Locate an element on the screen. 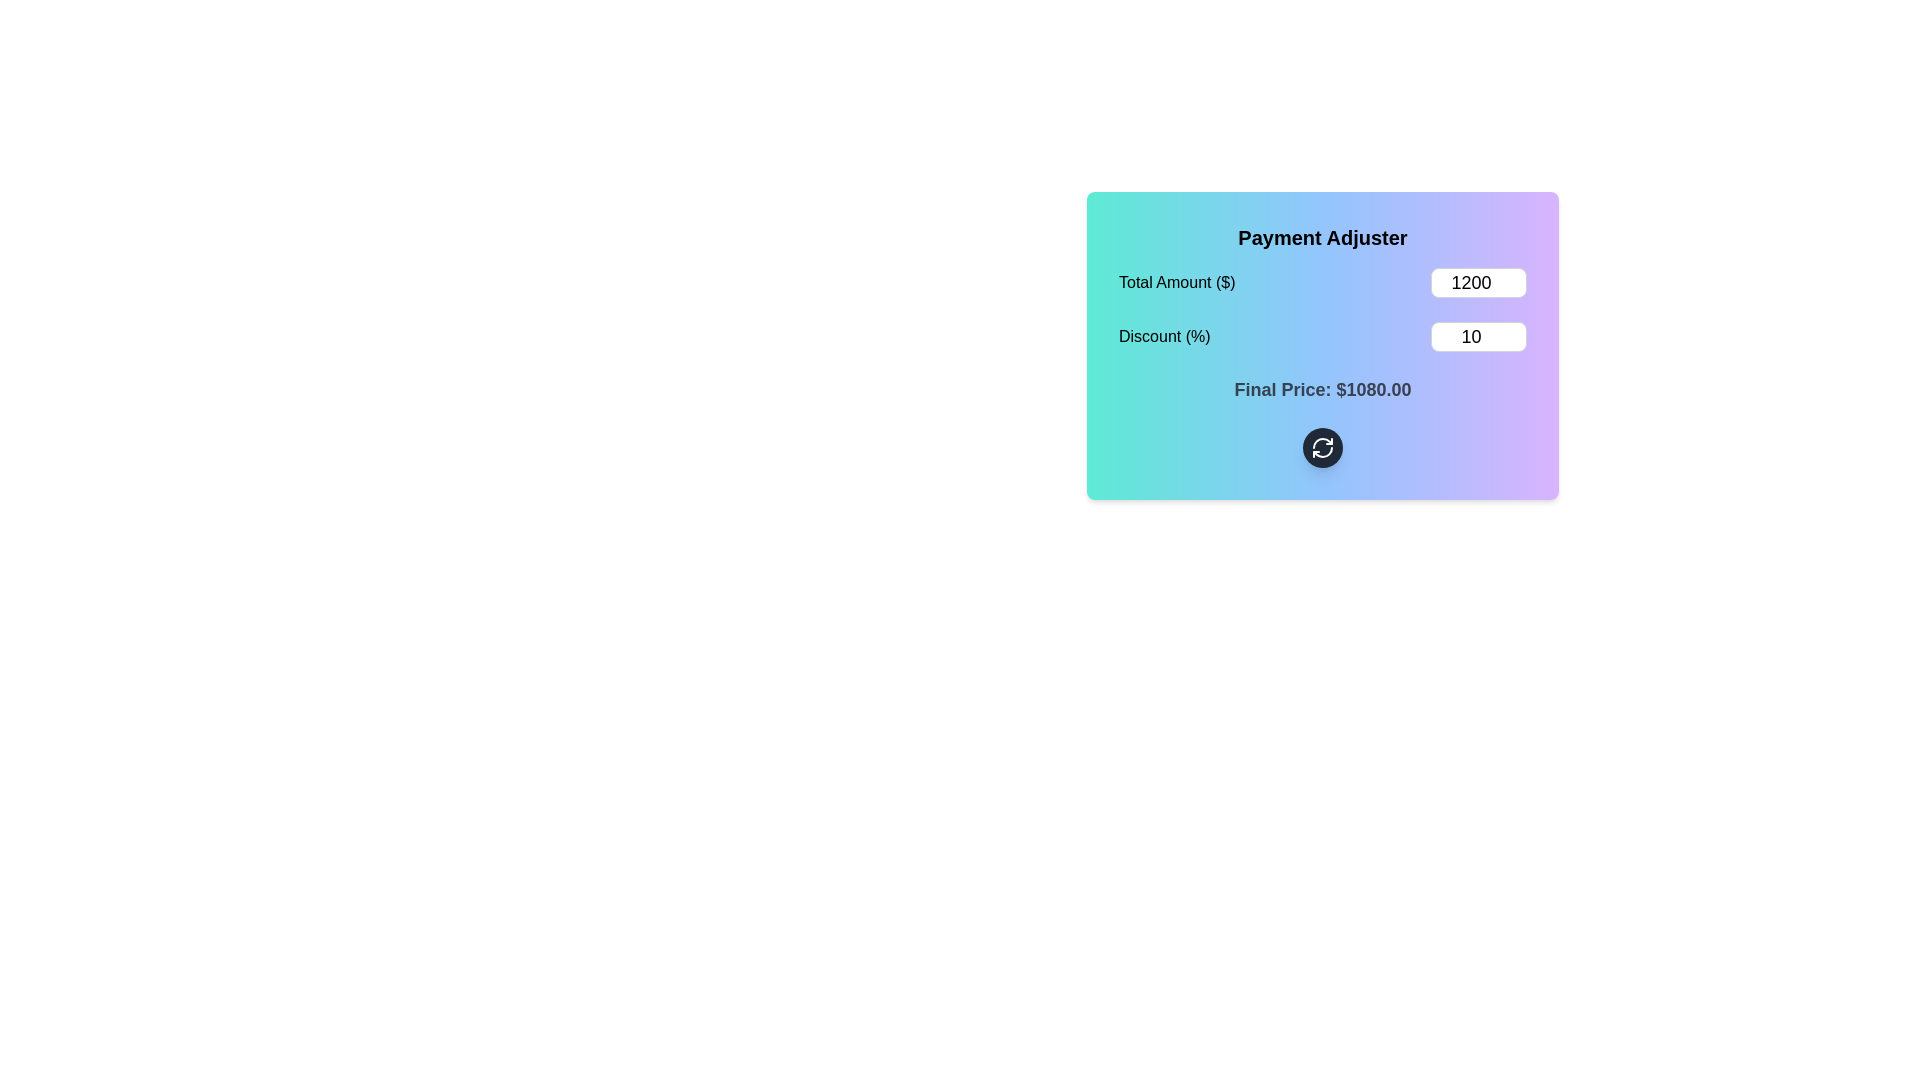  the text input field for monetary amount located to the right of the label 'Total Amount ($)' is located at coordinates (1478, 282).